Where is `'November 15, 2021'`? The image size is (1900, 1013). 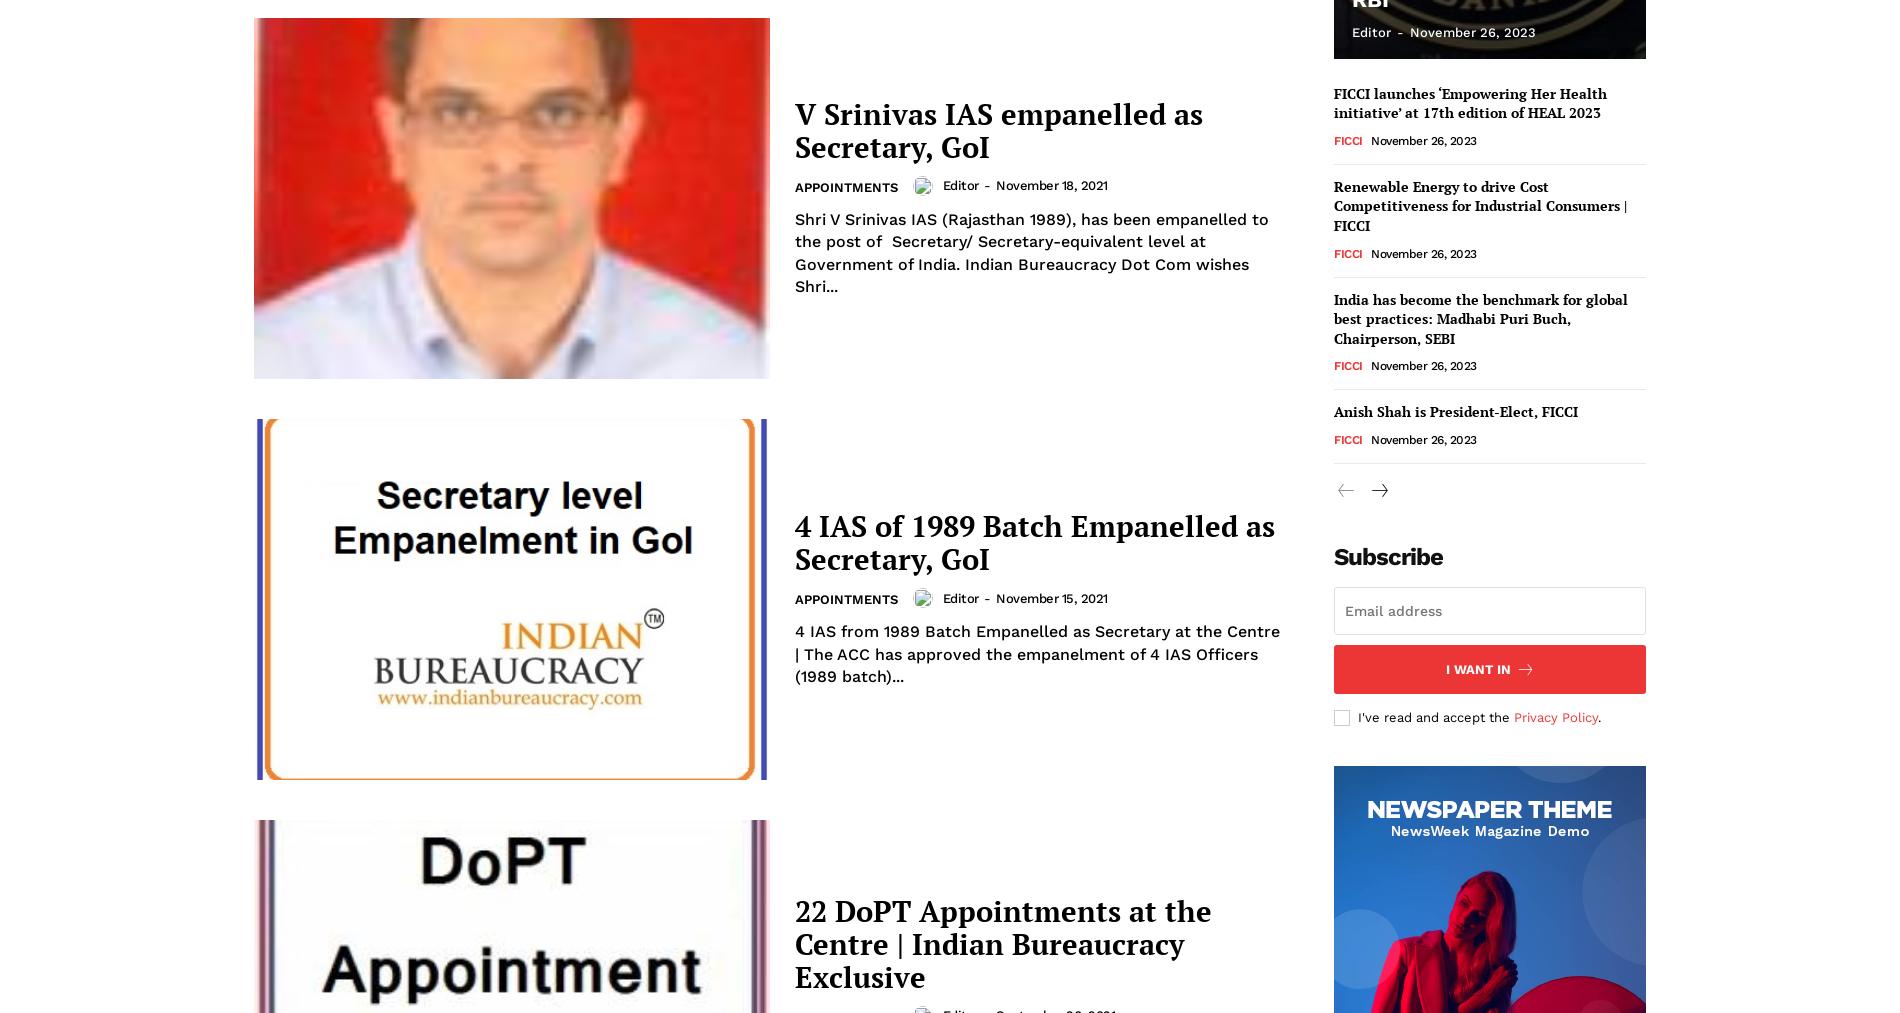
'November 15, 2021' is located at coordinates (1051, 597).